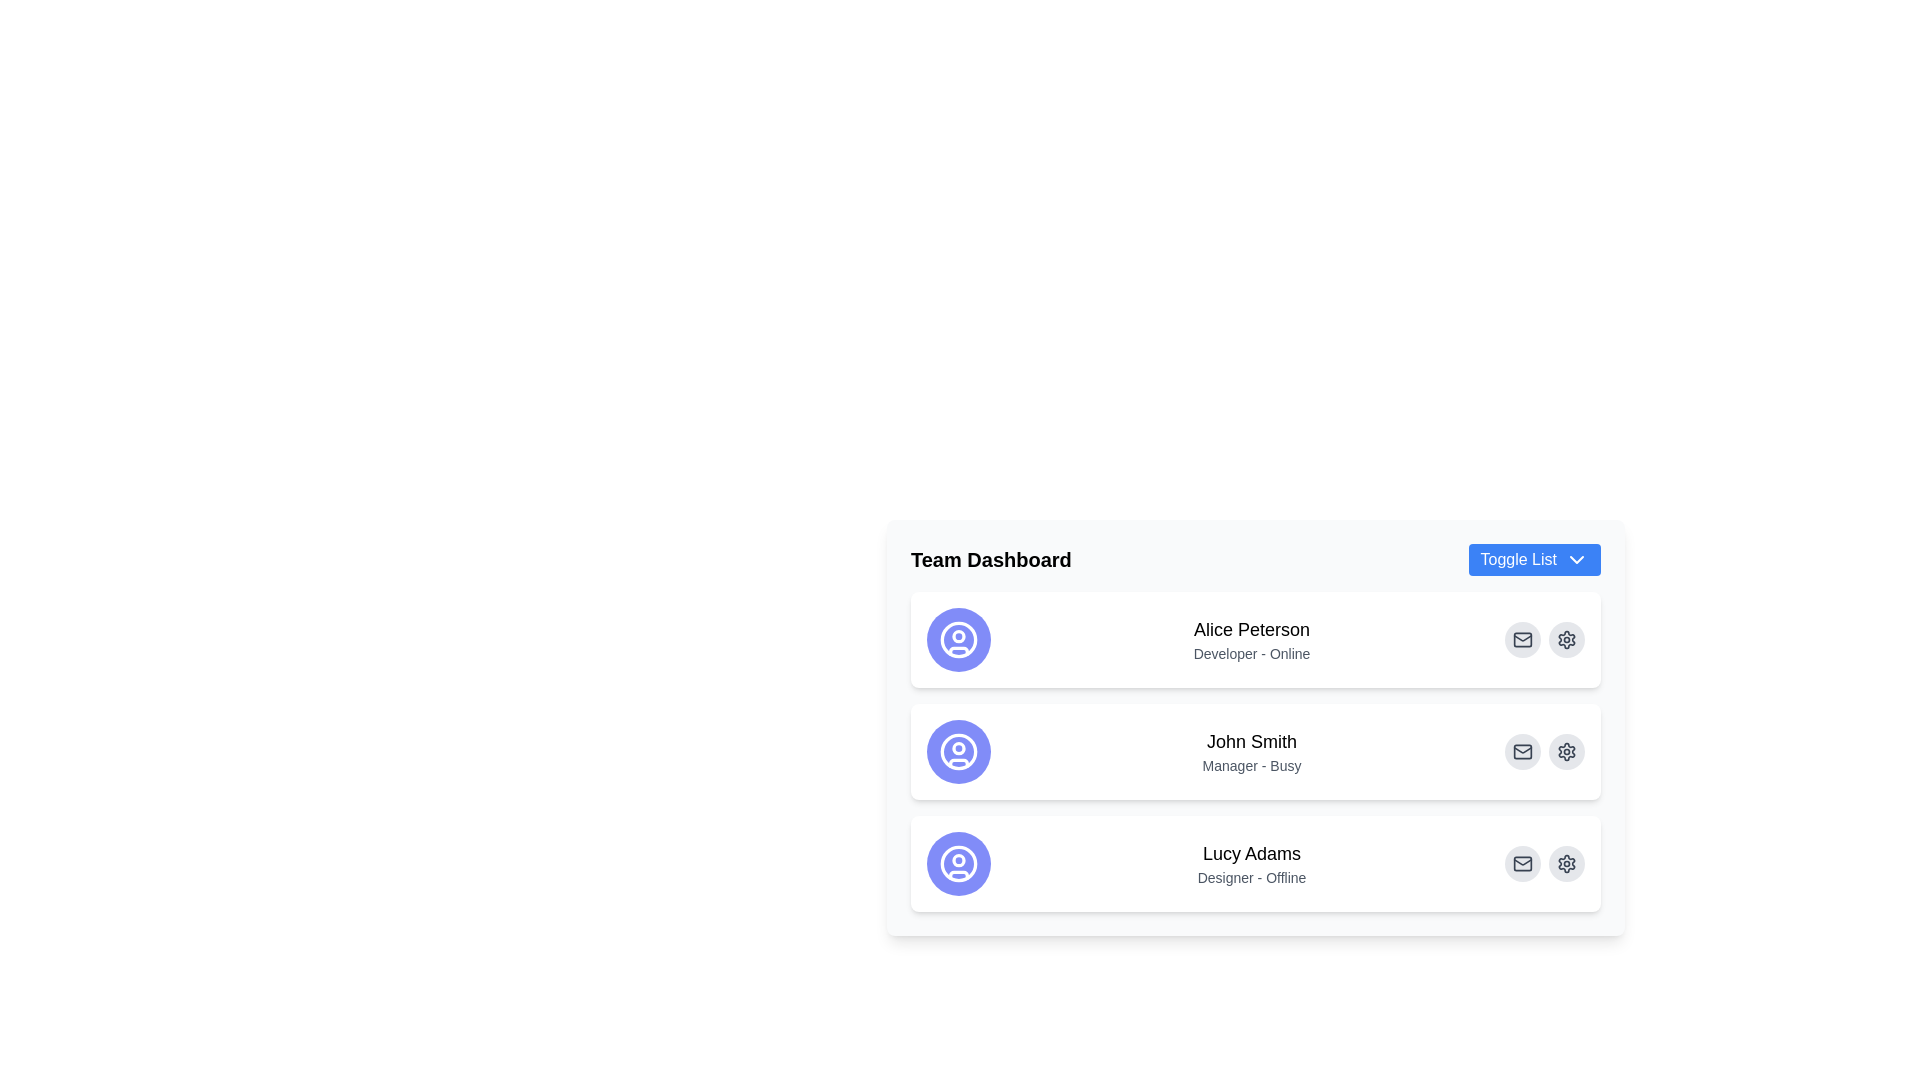 The image size is (1920, 1080). I want to click on the profile icon for user 'Lucy Adams' located in the bottommost row of the 'Team Dashboard' section, to the left of her name label, so click(958, 863).